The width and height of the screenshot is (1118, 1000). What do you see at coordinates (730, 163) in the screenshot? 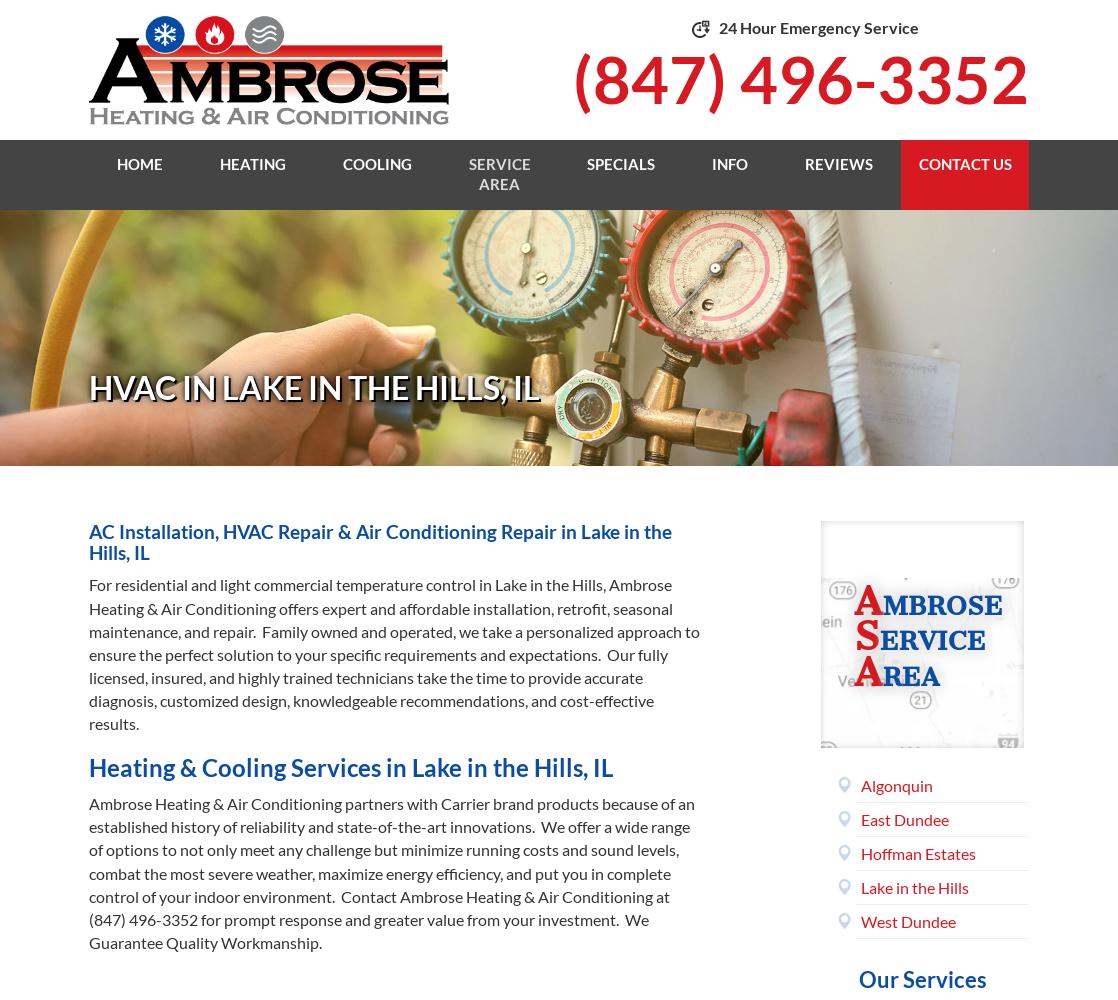
I see `'Info'` at bounding box center [730, 163].